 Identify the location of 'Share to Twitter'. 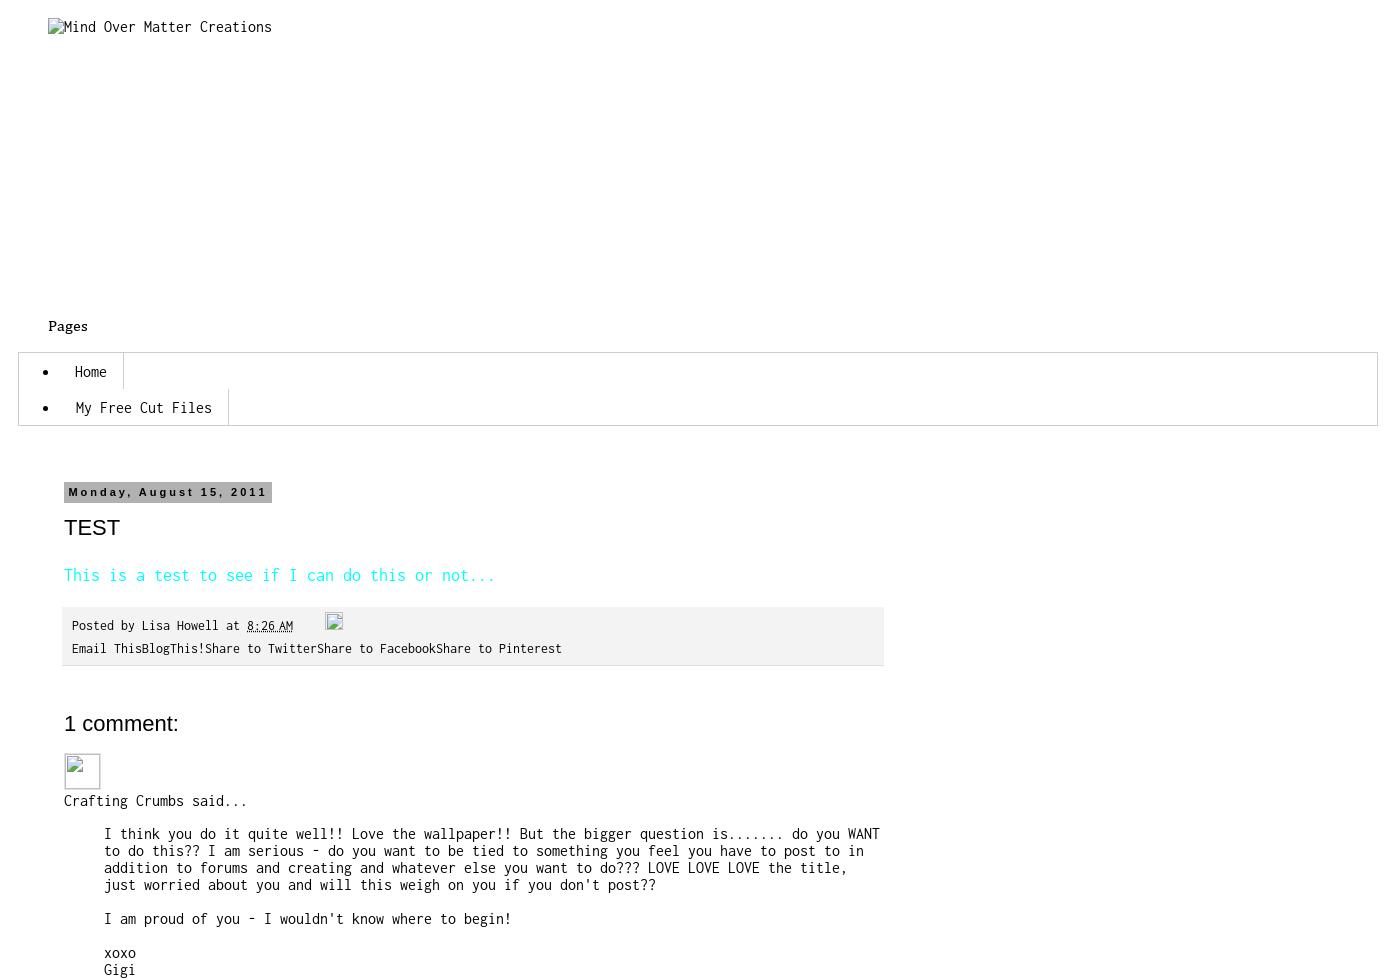
(260, 647).